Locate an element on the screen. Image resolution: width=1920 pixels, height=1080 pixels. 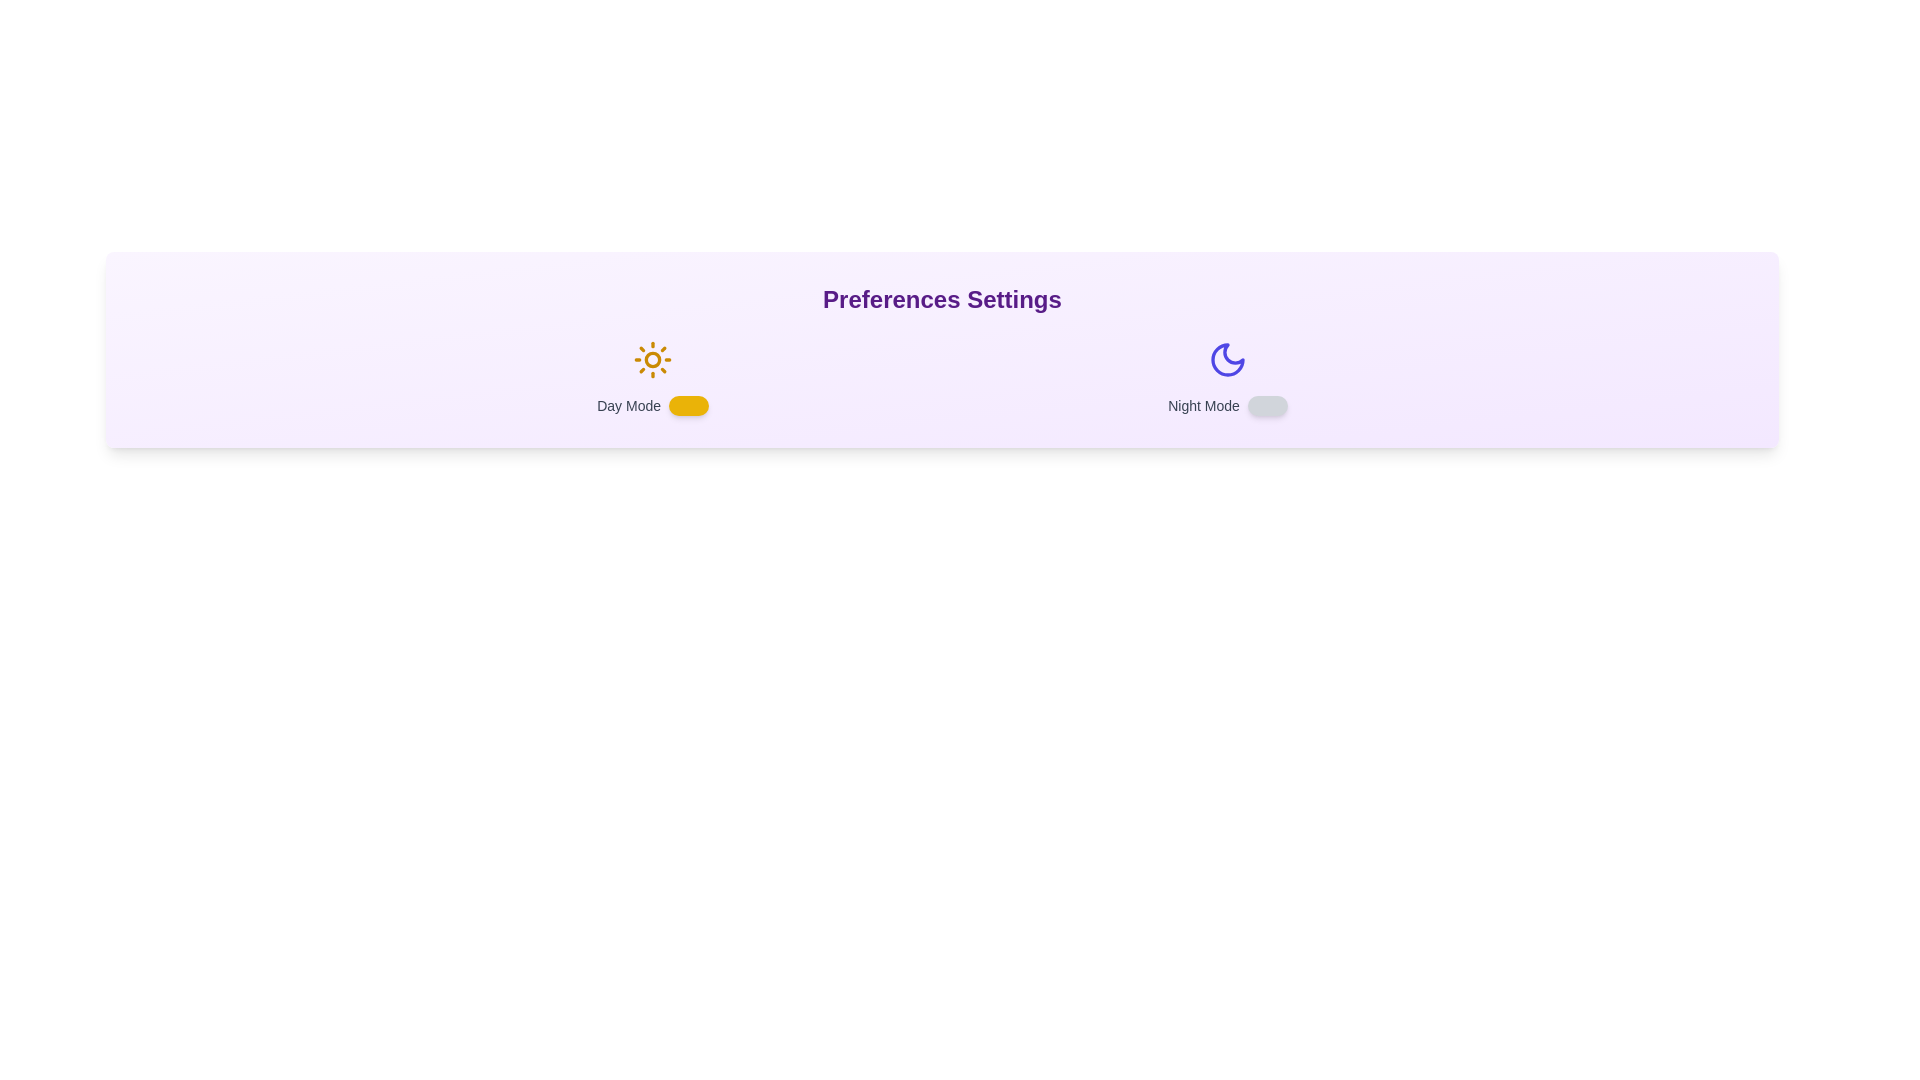
the 'Day Mode' switch to toggle its state is located at coordinates (689, 405).